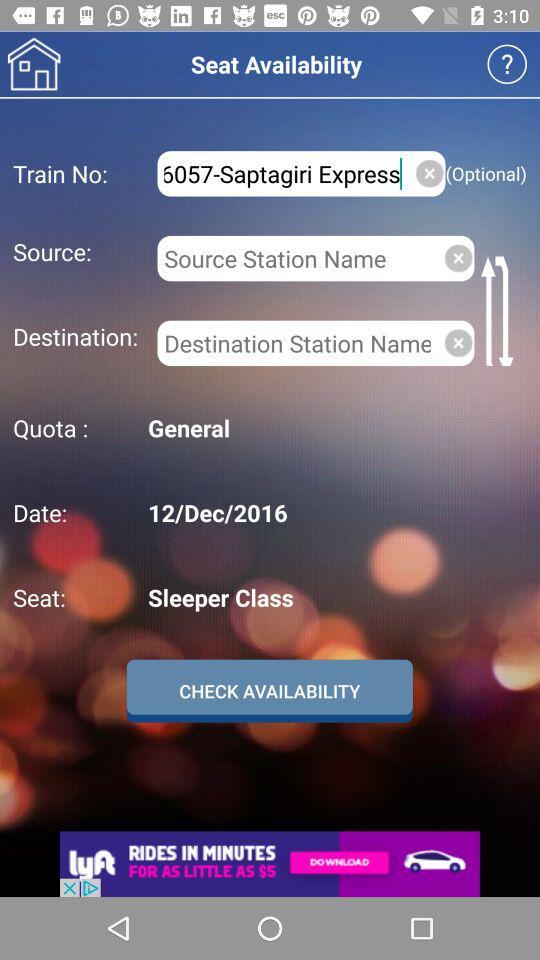 The height and width of the screenshot is (960, 540). Describe the element at coordinates (507, 64) in the screenshot. I see `receive info on page` at that location.